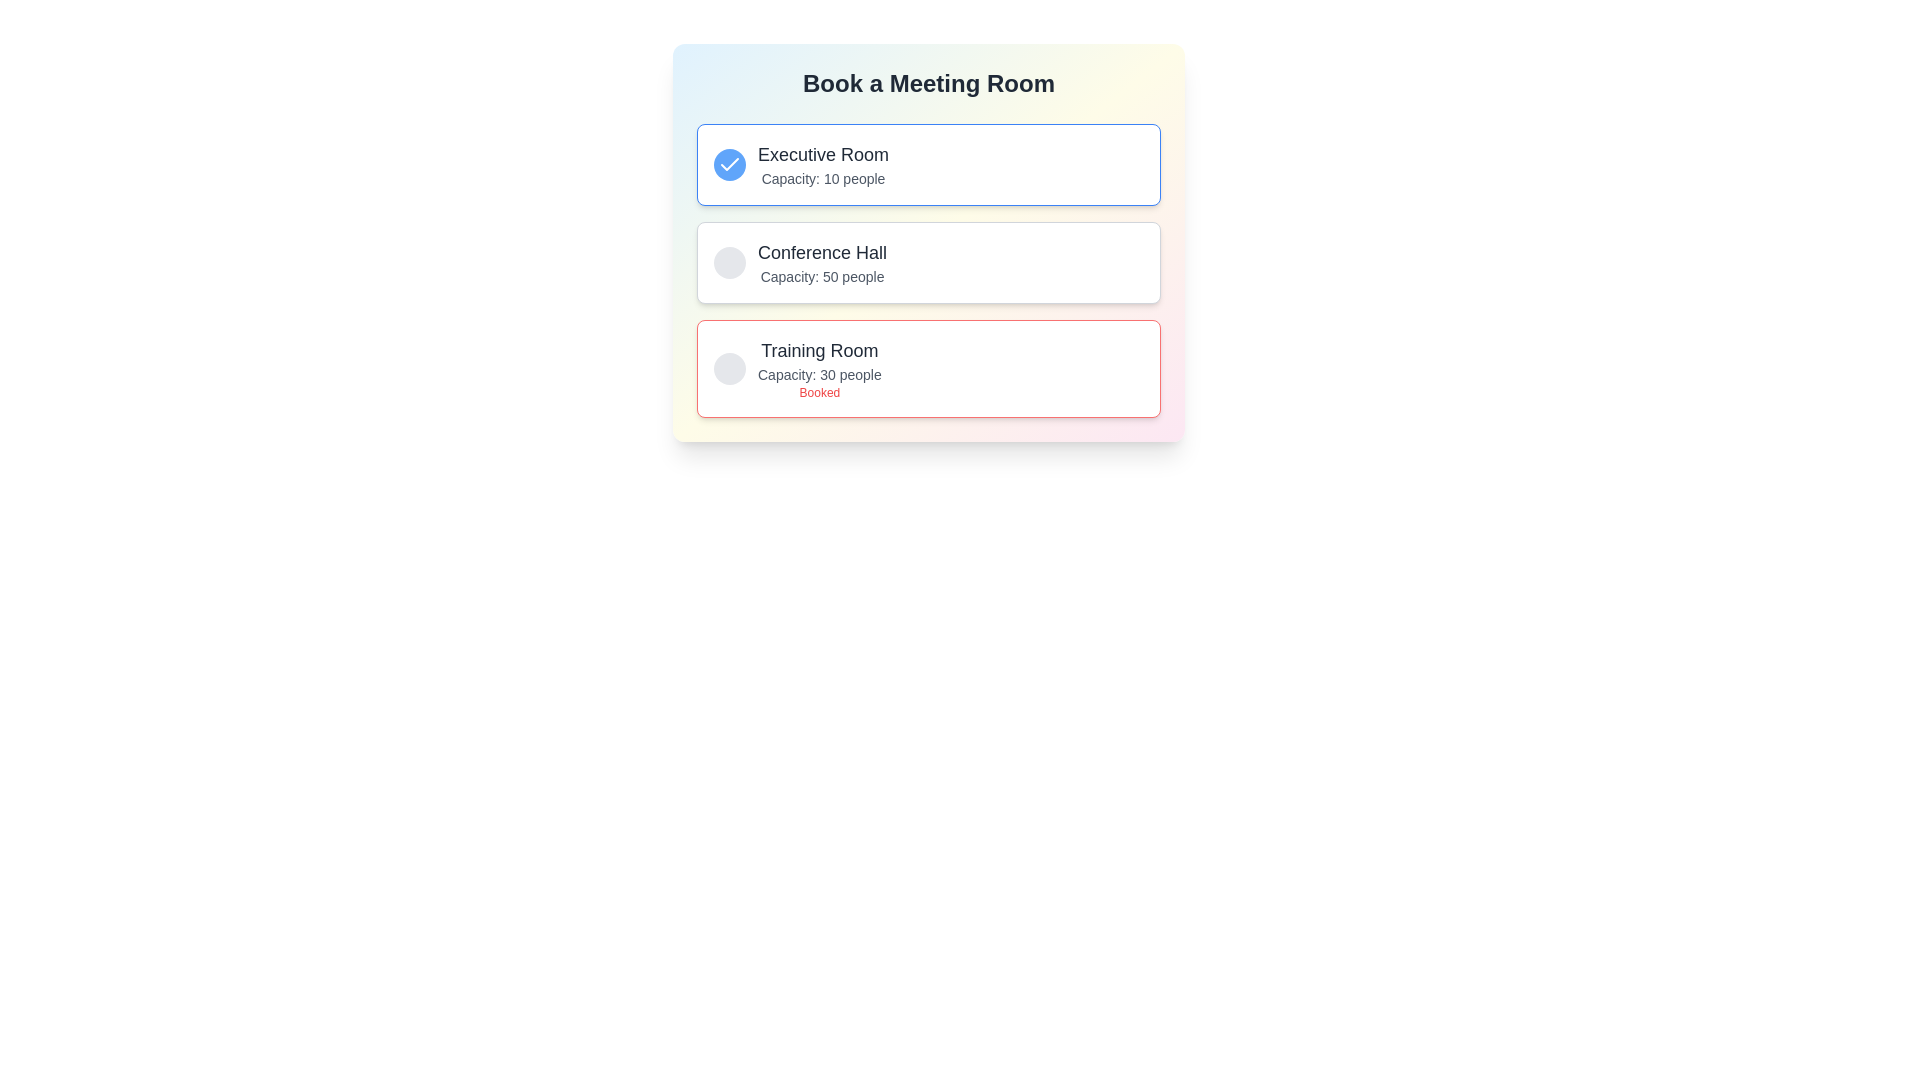 The height and width of the screenshot is (1080, 1920). What do you see at coordinates (928, 261) in the screenshot?
I see `the 'Conference Hall' selection option card, which is the second item in a vertical list of room options` at bounding box center [928, 261].